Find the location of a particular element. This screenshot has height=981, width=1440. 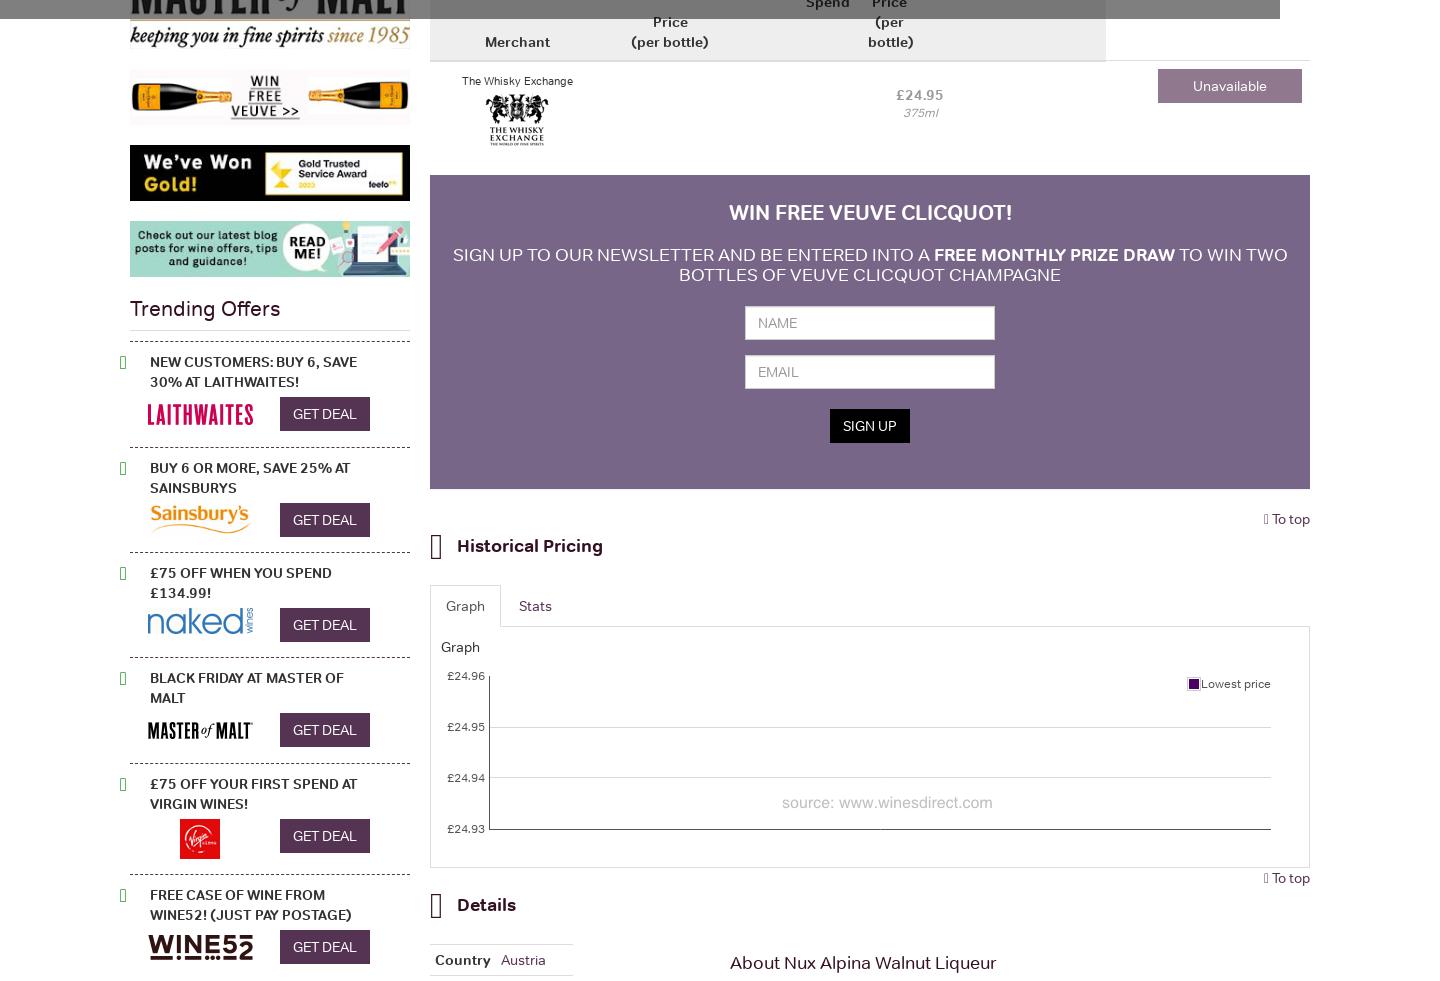

'New Customers: Buy 6, Save 30% at Laithwaites!' is located at coordinates (252, 370).